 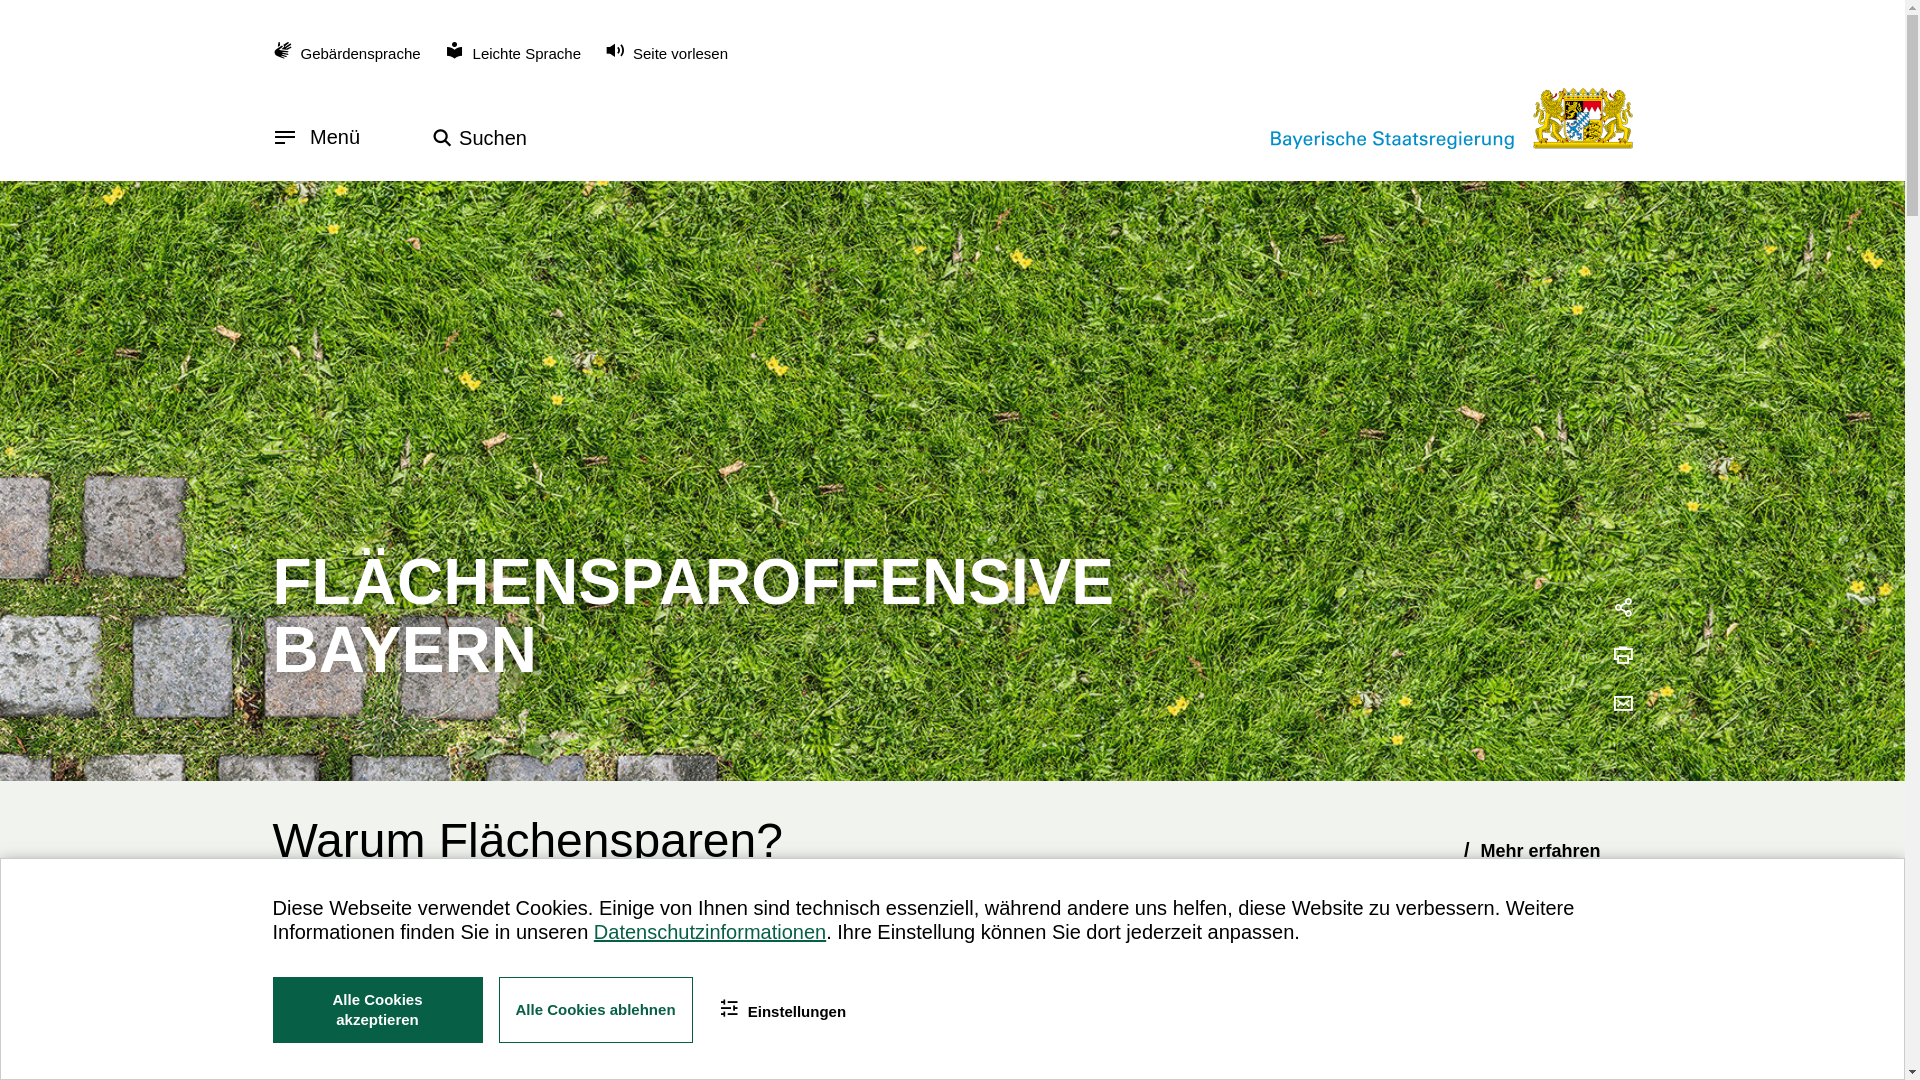 What do you see at coordinates (1622, 704) in the screenshot?
I see `'Seite per Email versenden'` at bounding box center [1622, 704].